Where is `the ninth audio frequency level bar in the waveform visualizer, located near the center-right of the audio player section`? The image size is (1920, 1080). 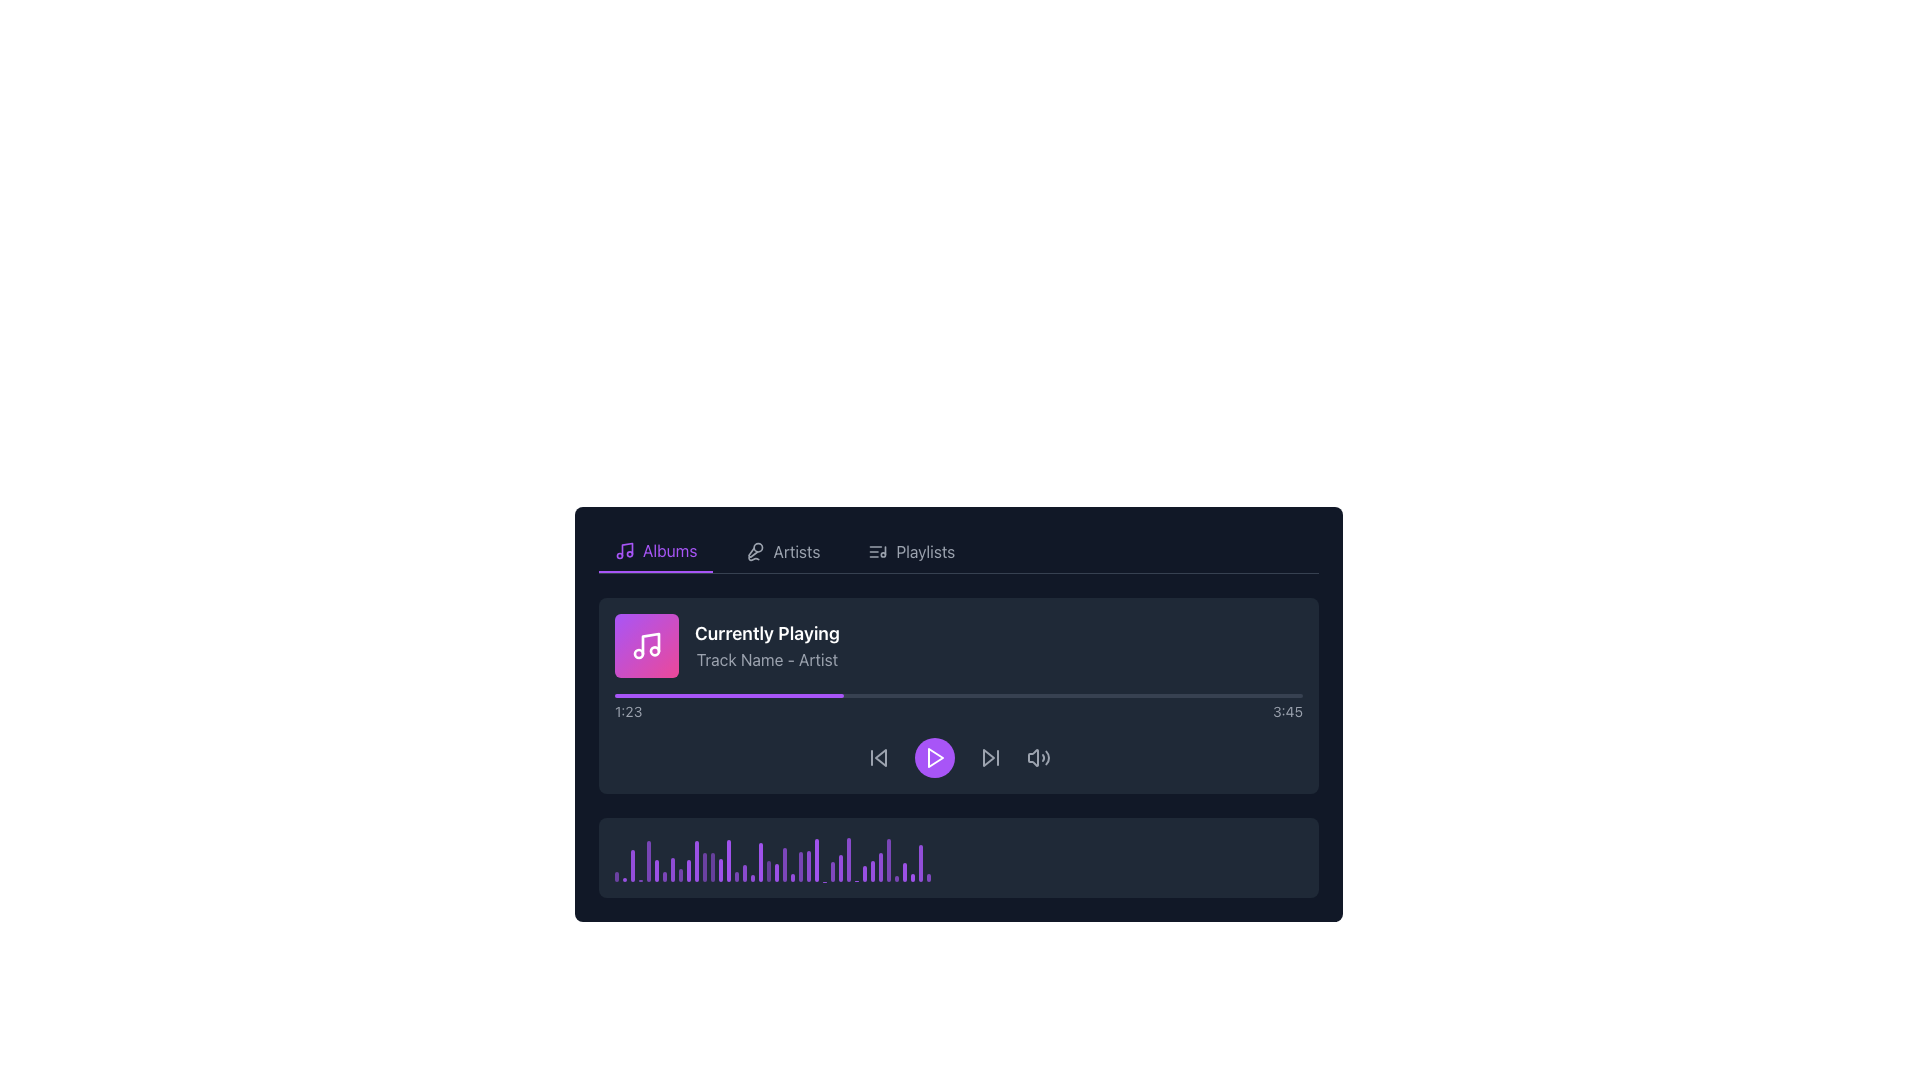
the ninth audio frequency level bar in the waveform visualizer, located near the center-right of the audio player section is located at coordinates (681, 874).